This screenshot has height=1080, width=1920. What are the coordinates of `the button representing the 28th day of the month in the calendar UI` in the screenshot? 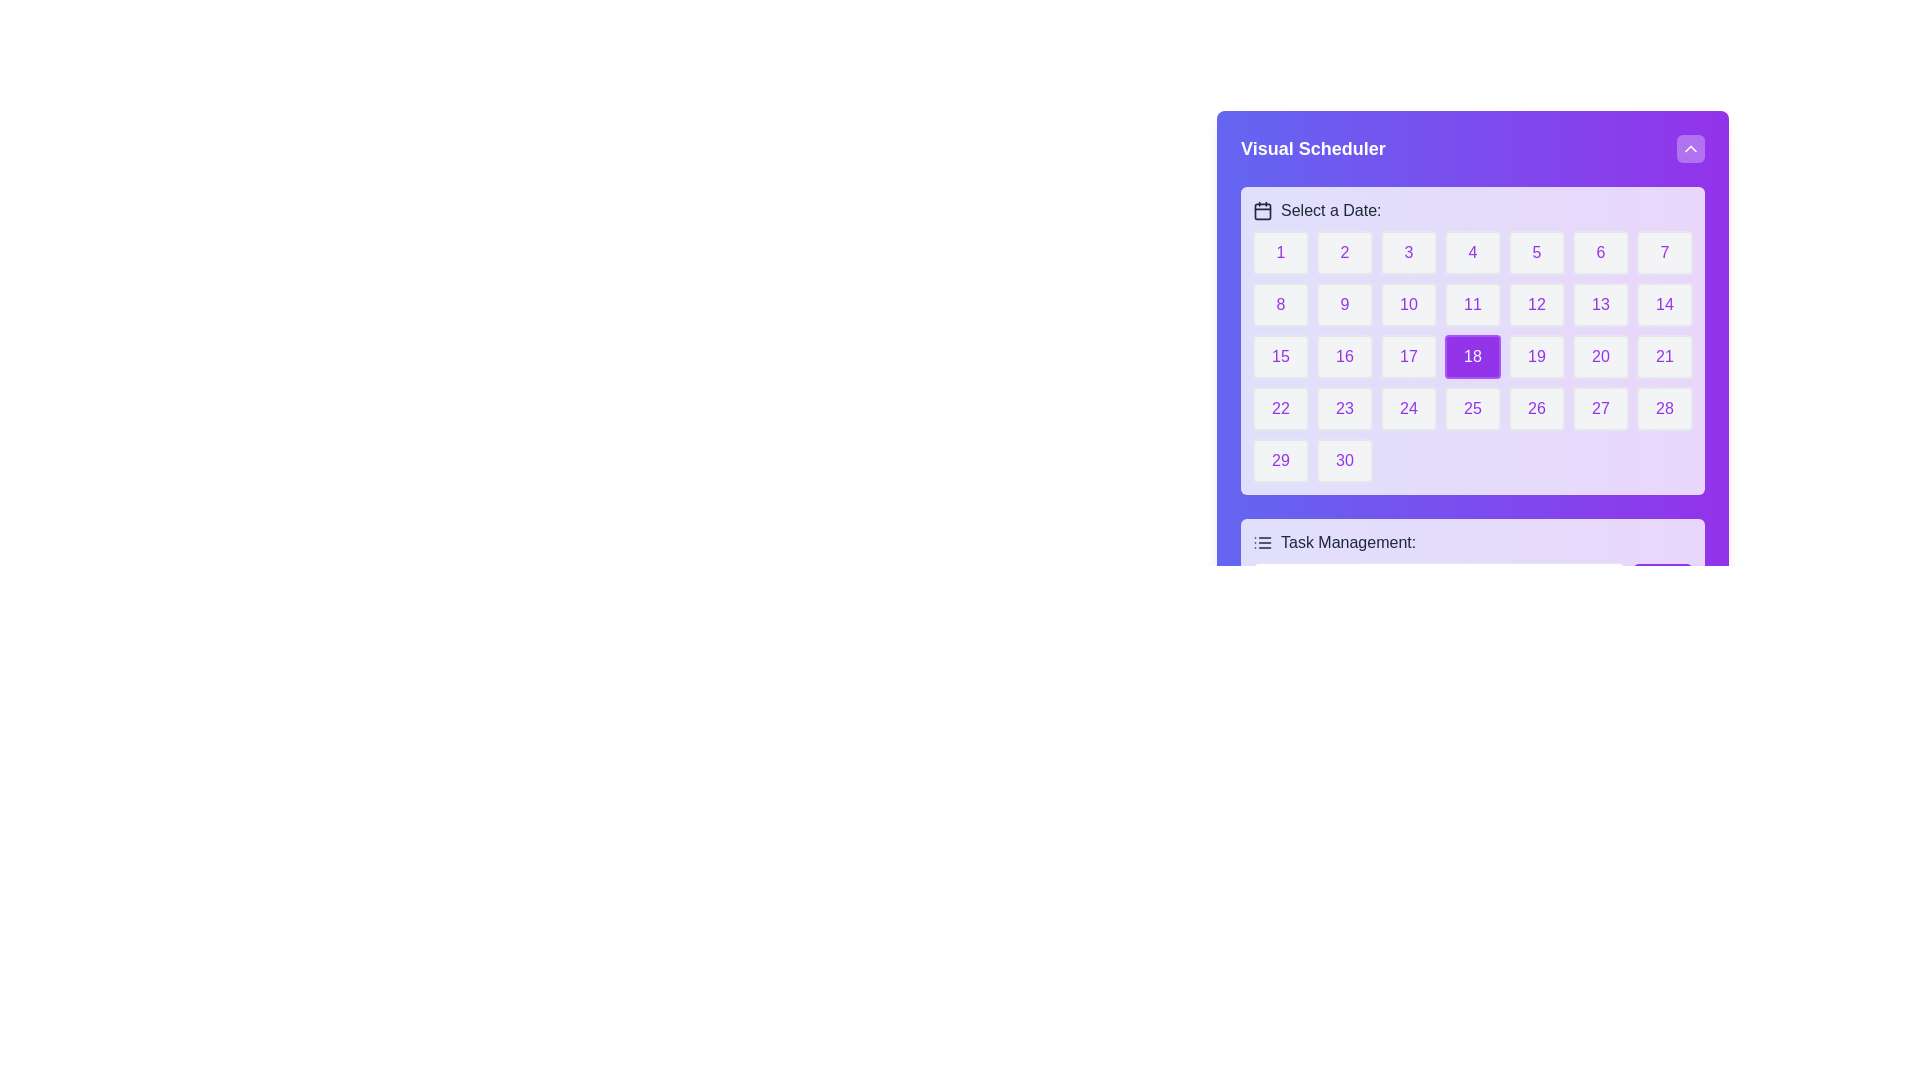 It's located at (1665, 407).